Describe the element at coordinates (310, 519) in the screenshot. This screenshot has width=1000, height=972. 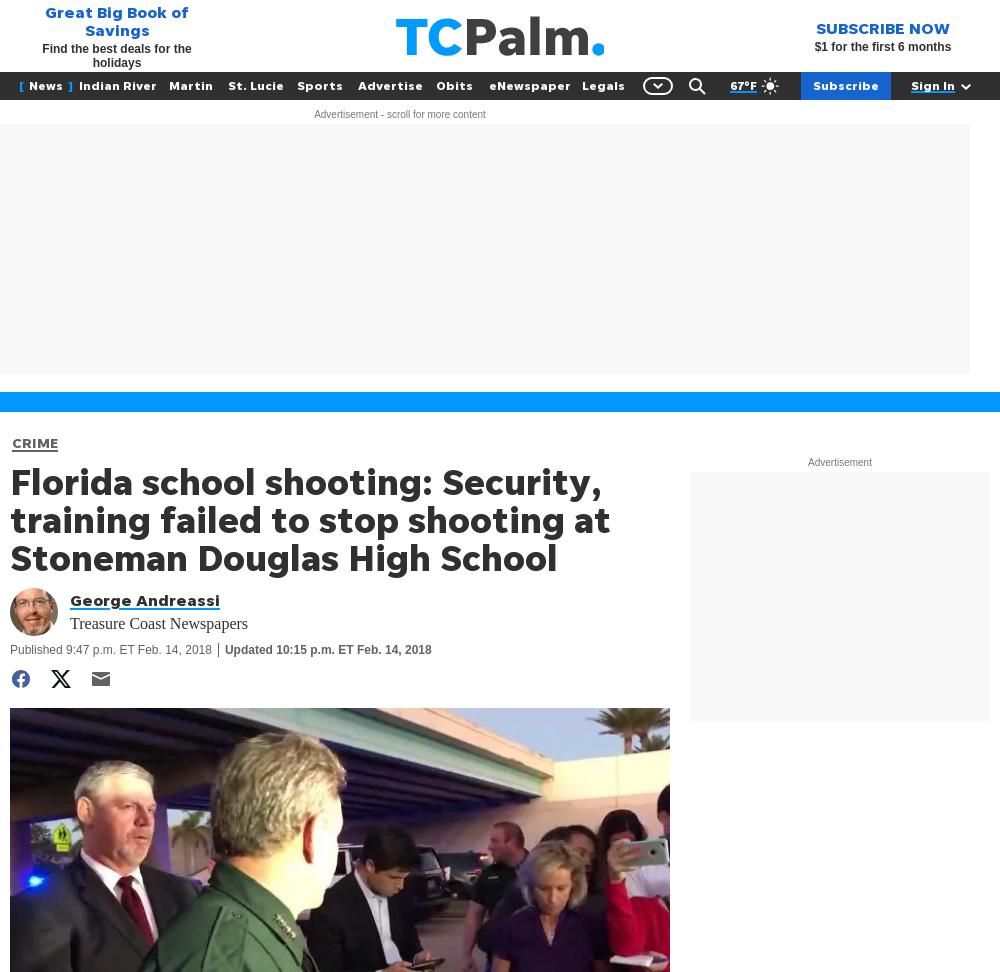
I see `'Florida school shooting: Security, training failed to stop shooting at Stoneman Douglas High School'` at that location.